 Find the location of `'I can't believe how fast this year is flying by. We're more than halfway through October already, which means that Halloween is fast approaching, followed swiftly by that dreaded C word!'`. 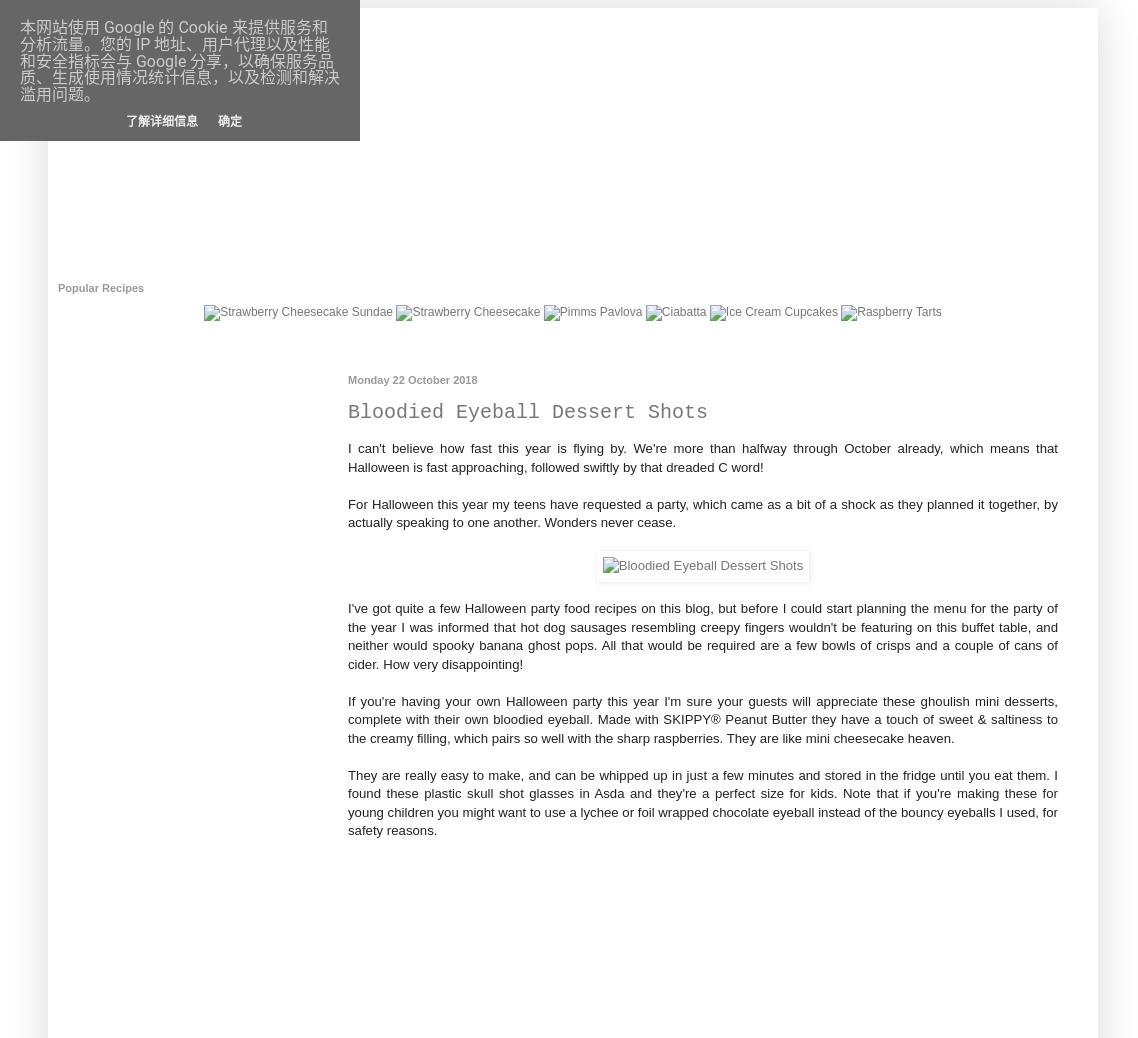

'I can't believe how fast this year is flying by. We're more than halfway through October already, which means that Halloween is fast approaching, followed swiftly by that dreaded C word!' is located at coordinates (703, 457).